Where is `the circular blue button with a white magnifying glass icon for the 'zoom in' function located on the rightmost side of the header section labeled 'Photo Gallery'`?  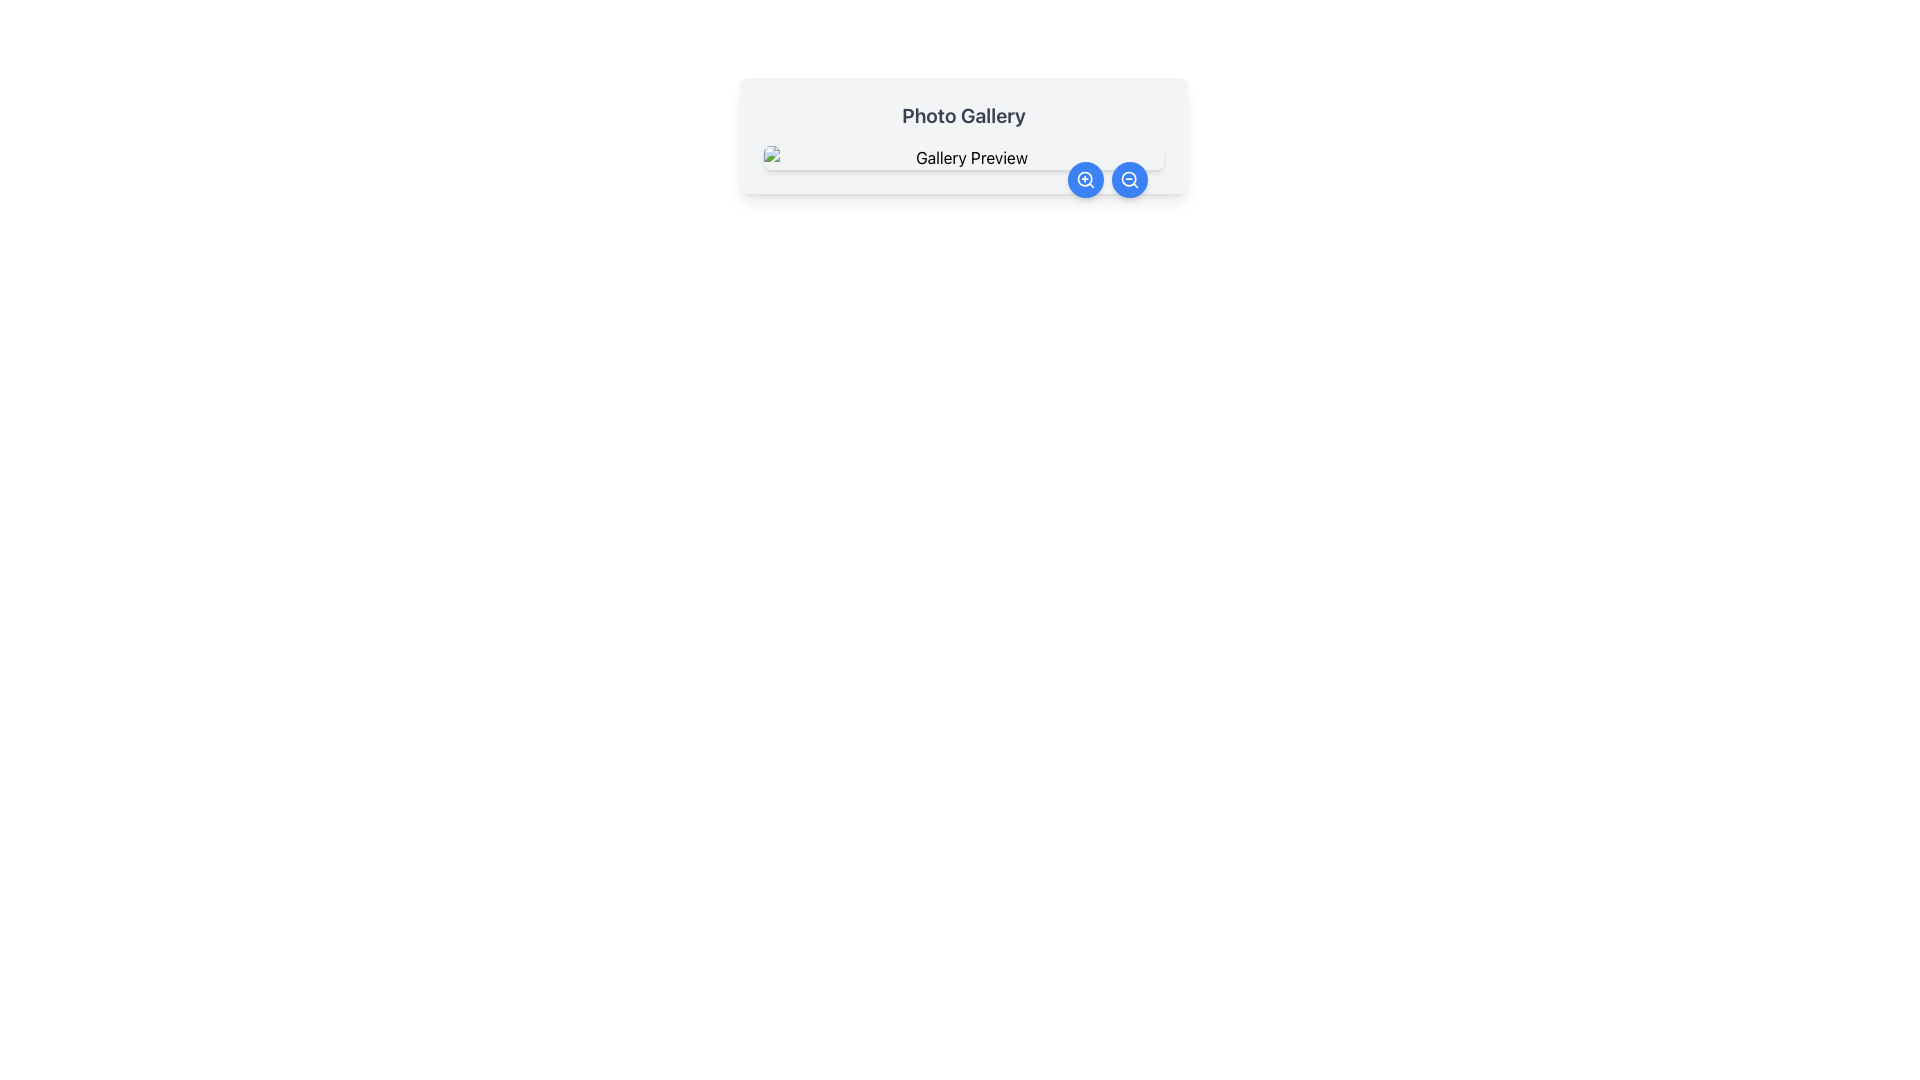 the circular blue button with a white magnifying glass icon for the 'zoom in' function located on the rightmost side of the header section labeled 'Photo Gallery' is located at coordinates (1084, 180).